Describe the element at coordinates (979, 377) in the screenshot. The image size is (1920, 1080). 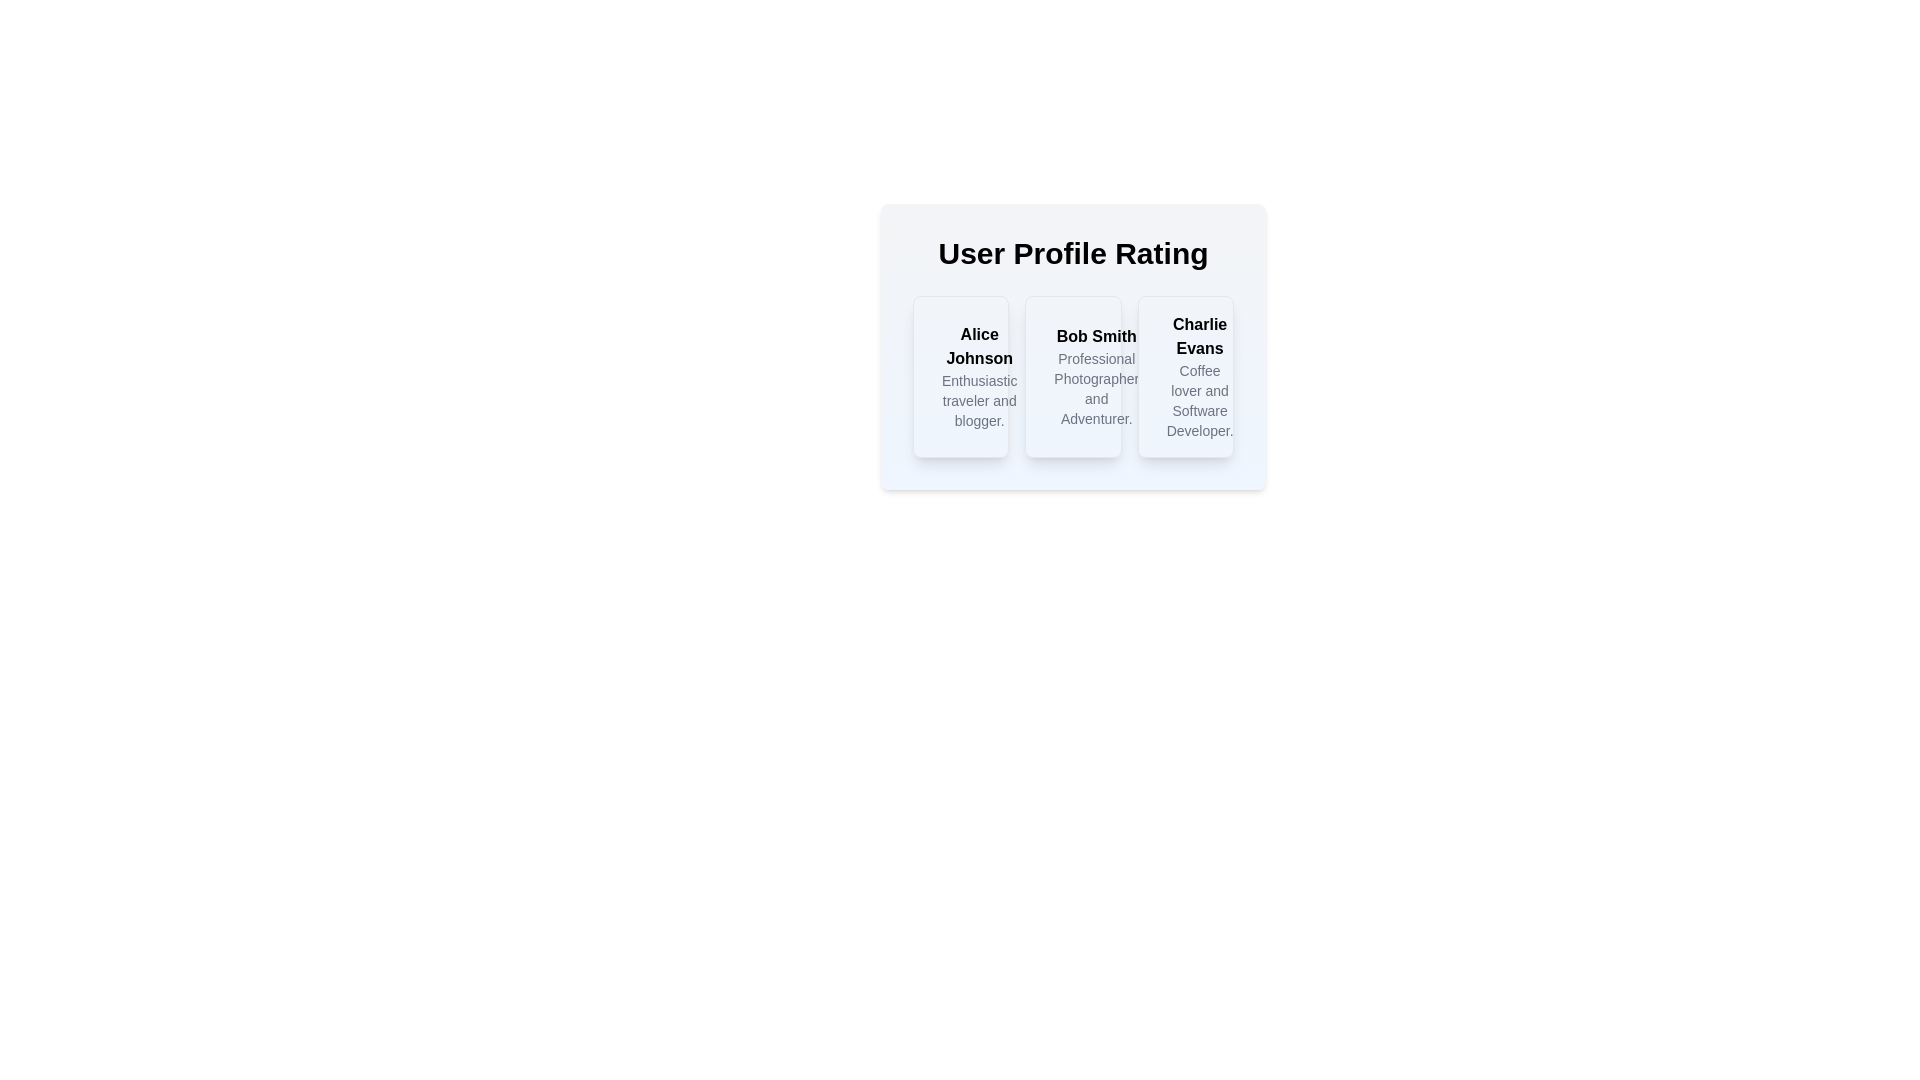
I see `the first profile card in the center column of the interface to focus or select the profile` at that location.